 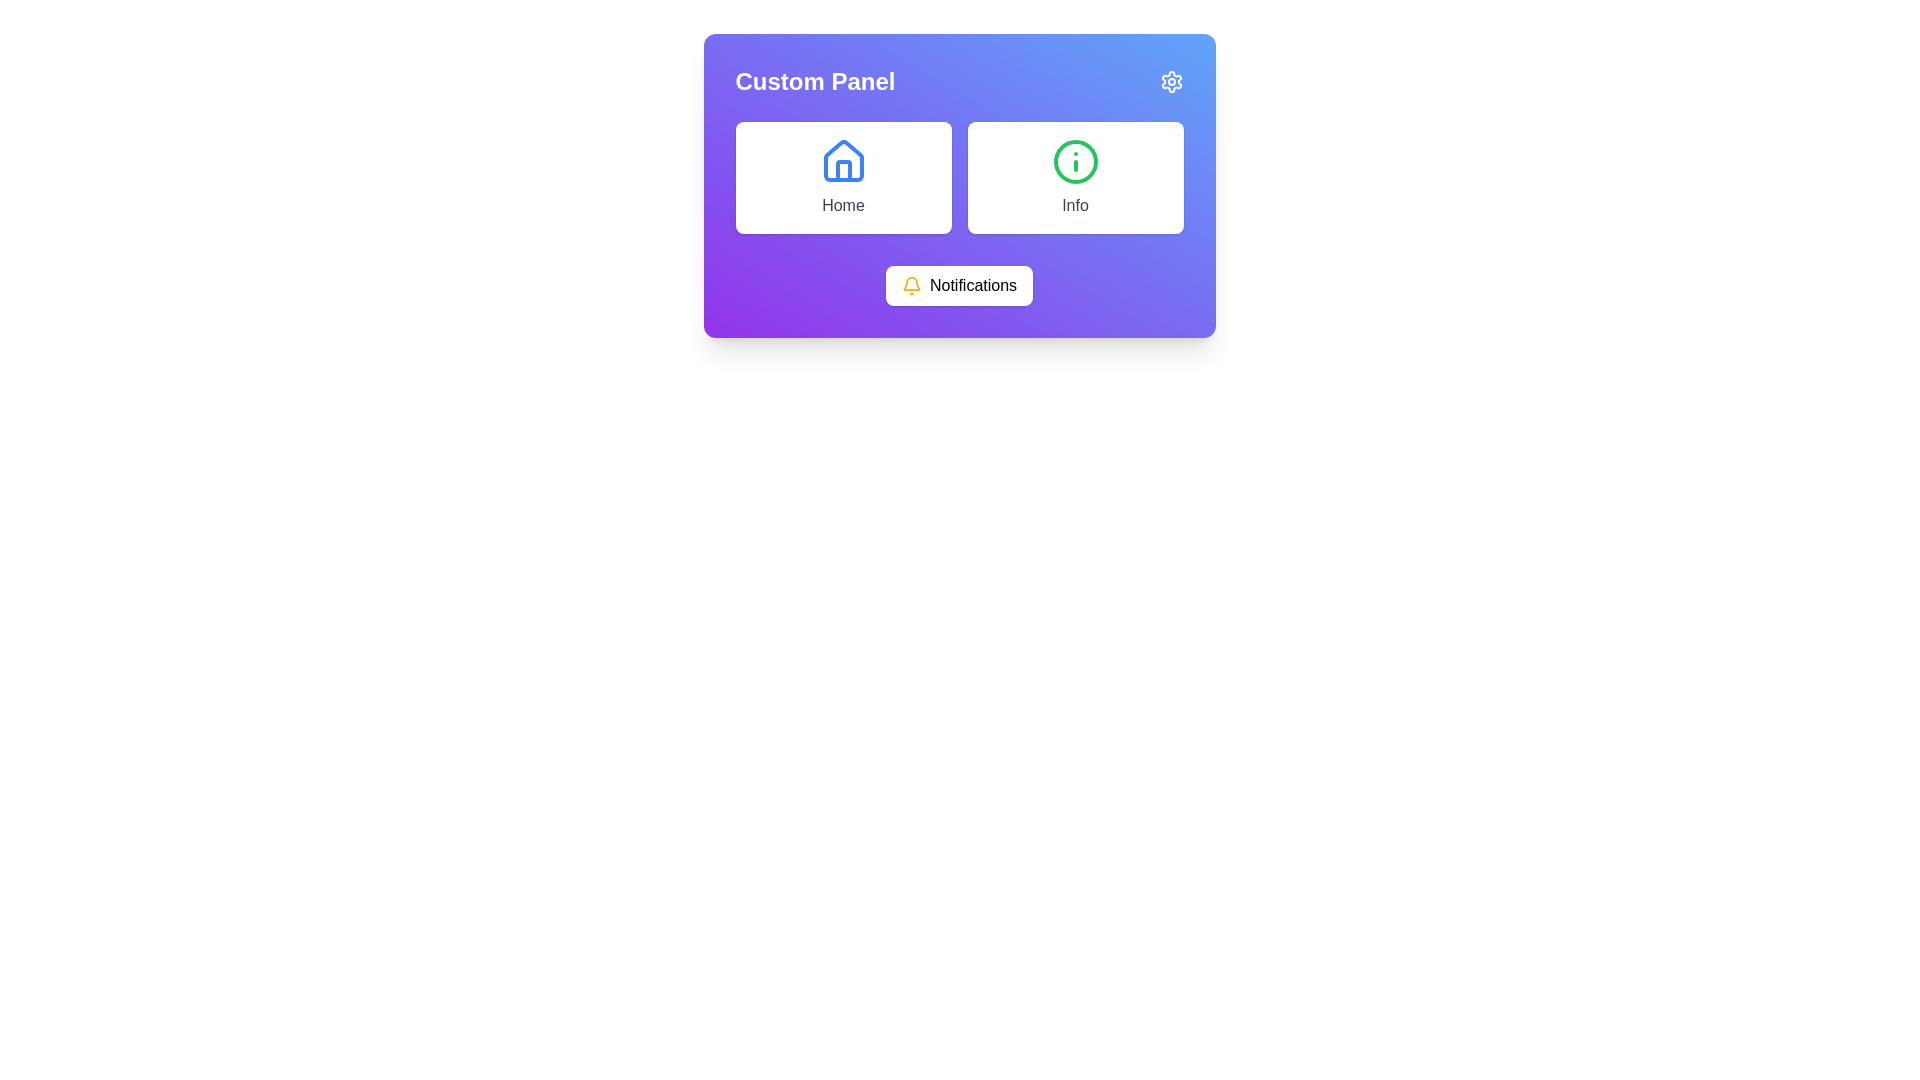 I want to click on the house icon segment that visually represents the 'Home' button, located in the top-left section of the panel, so click(x=843, y=169).